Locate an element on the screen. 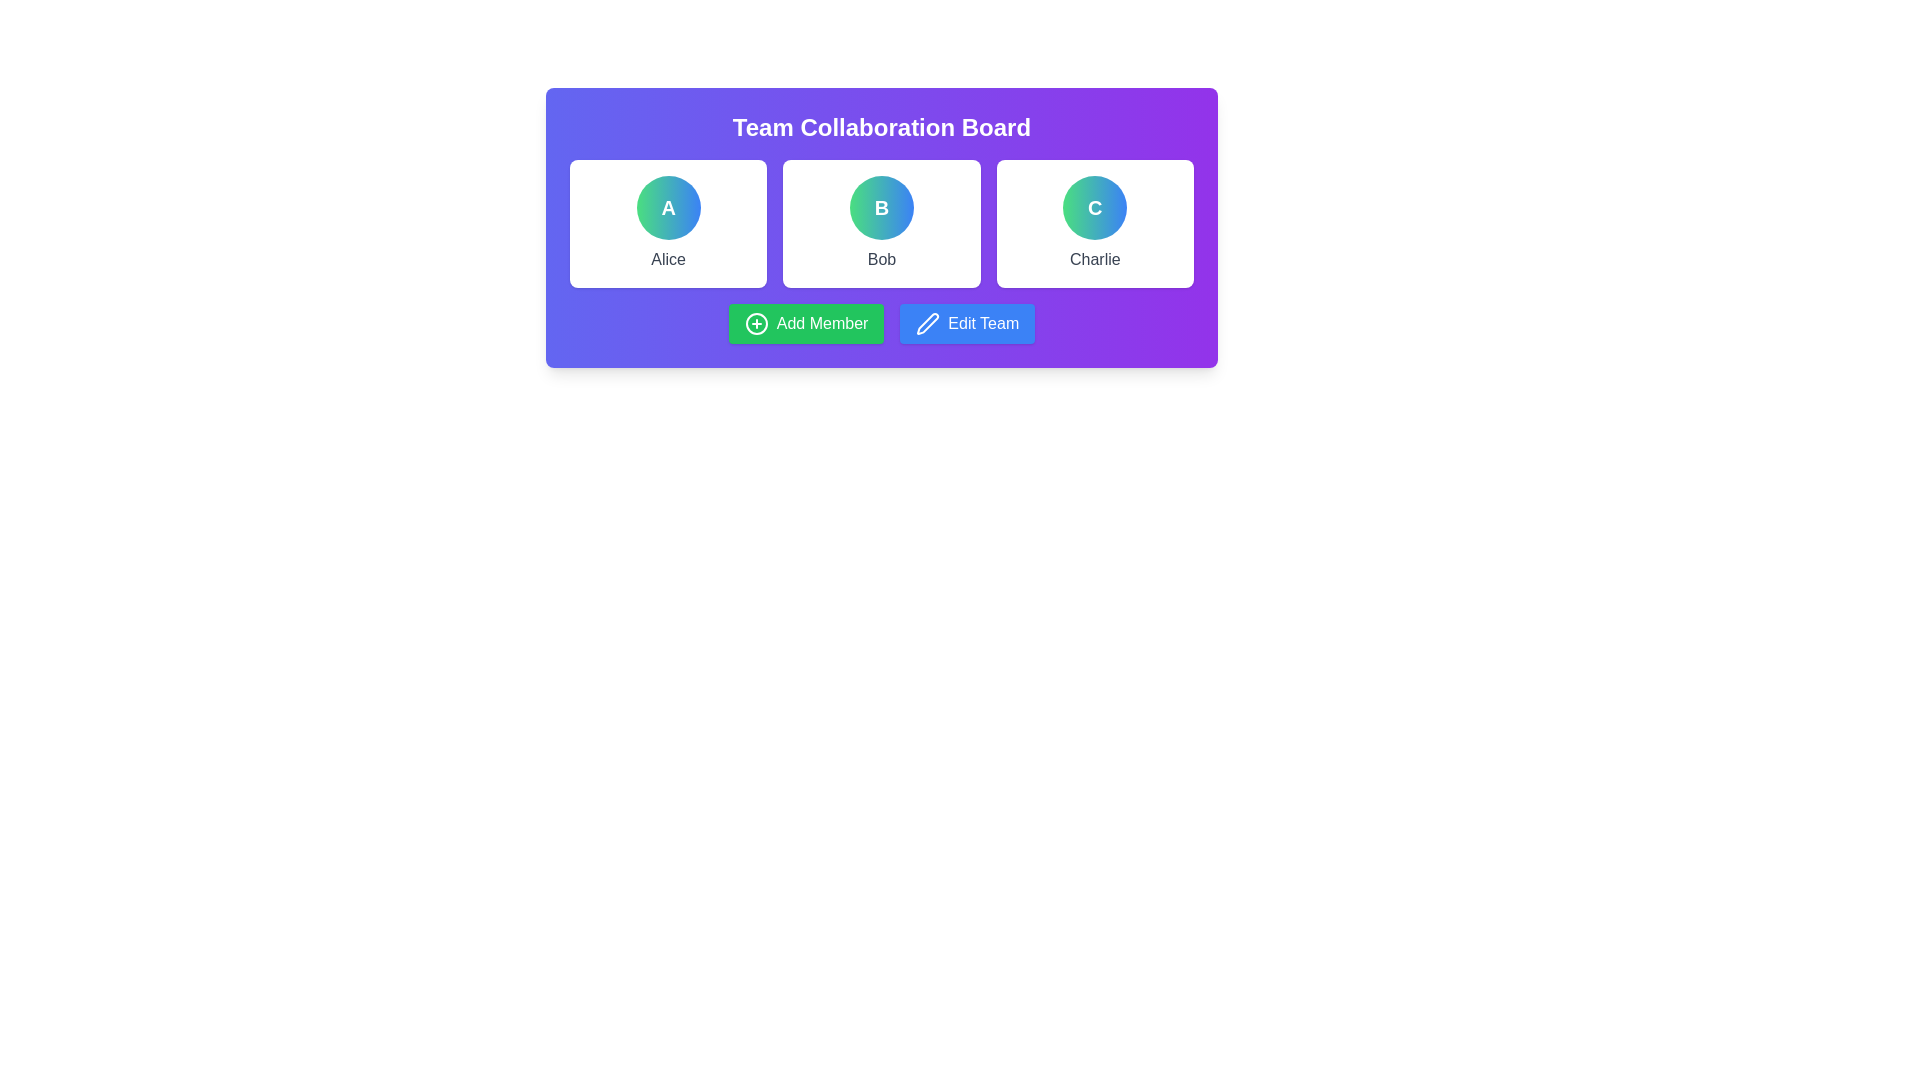 Image resolution: width=1920 pixels, height=1080 pixels. the circular profile badge representing the user 'Bob', which is centrally located in the card displaying his name on the Team Collaboration Board is located at coordinates (881, 208).